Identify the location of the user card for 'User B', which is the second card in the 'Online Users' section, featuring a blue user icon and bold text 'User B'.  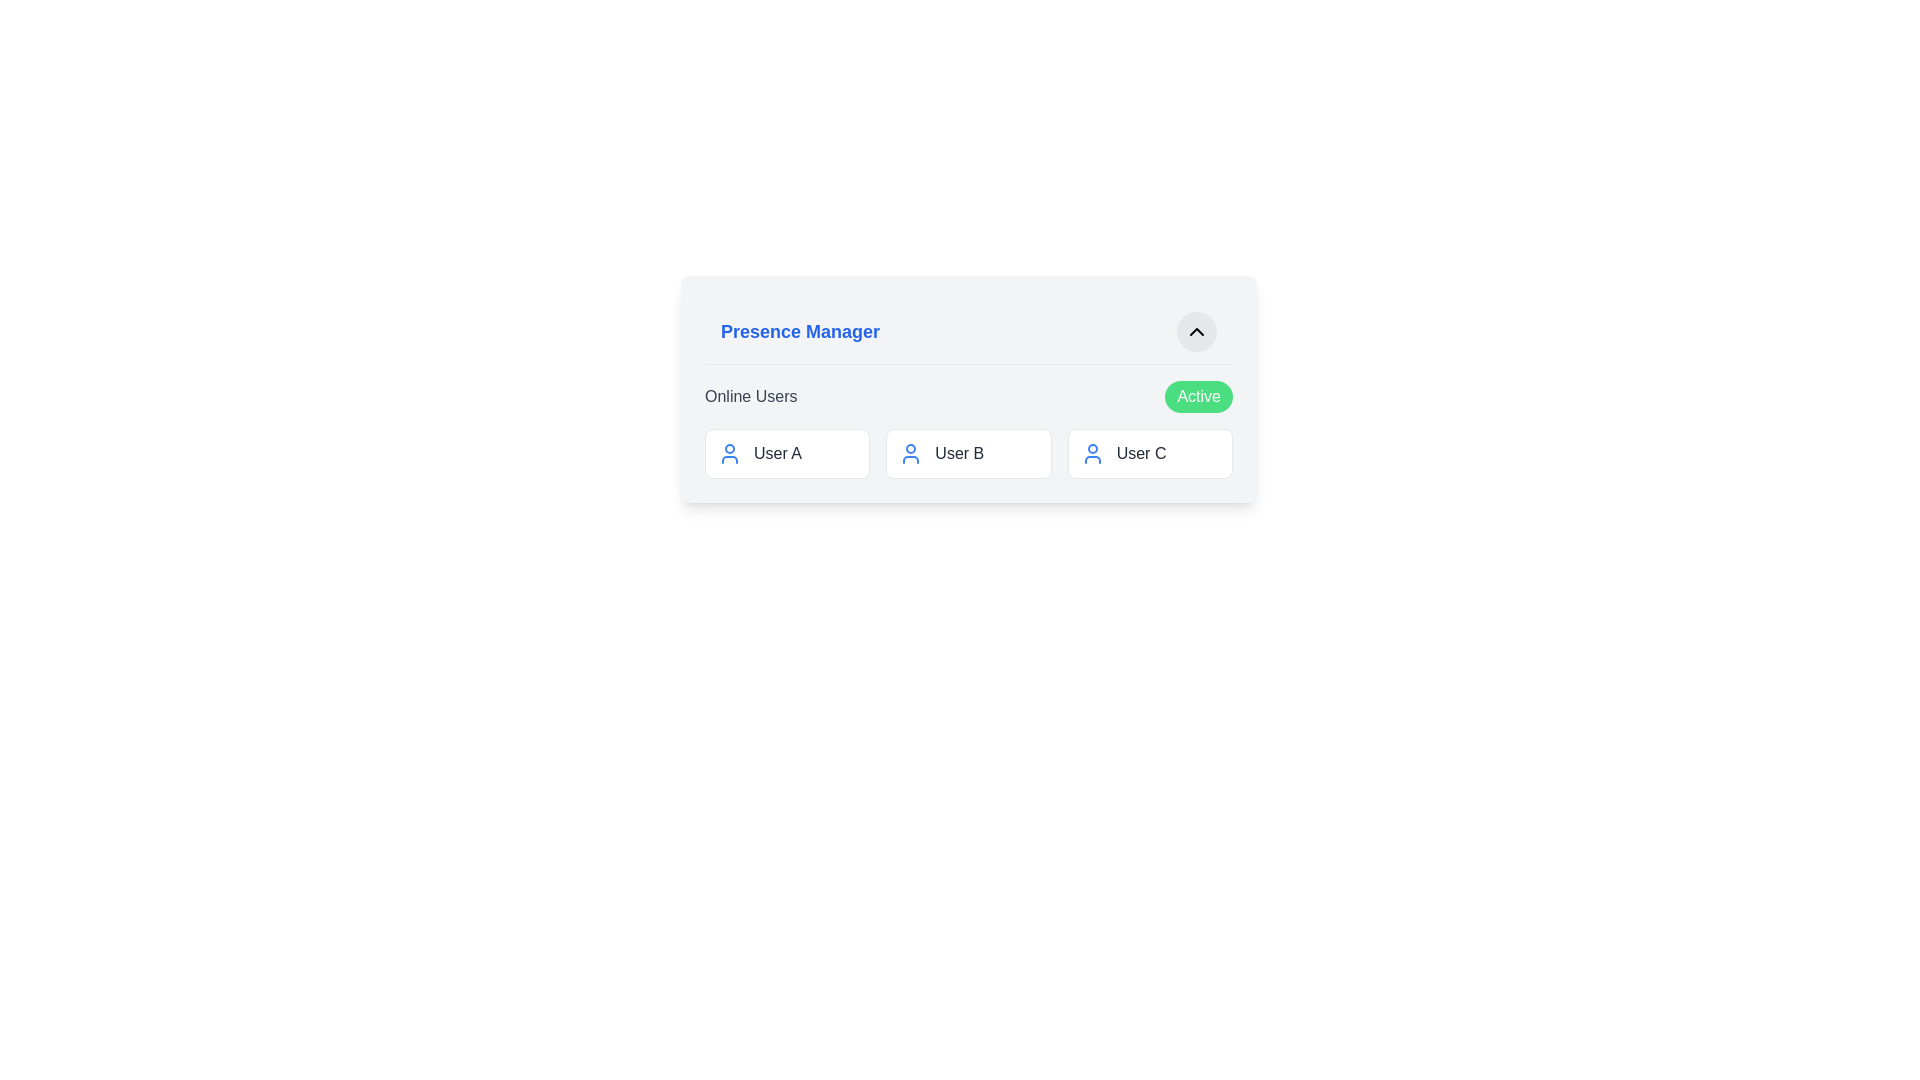
(969, 454).